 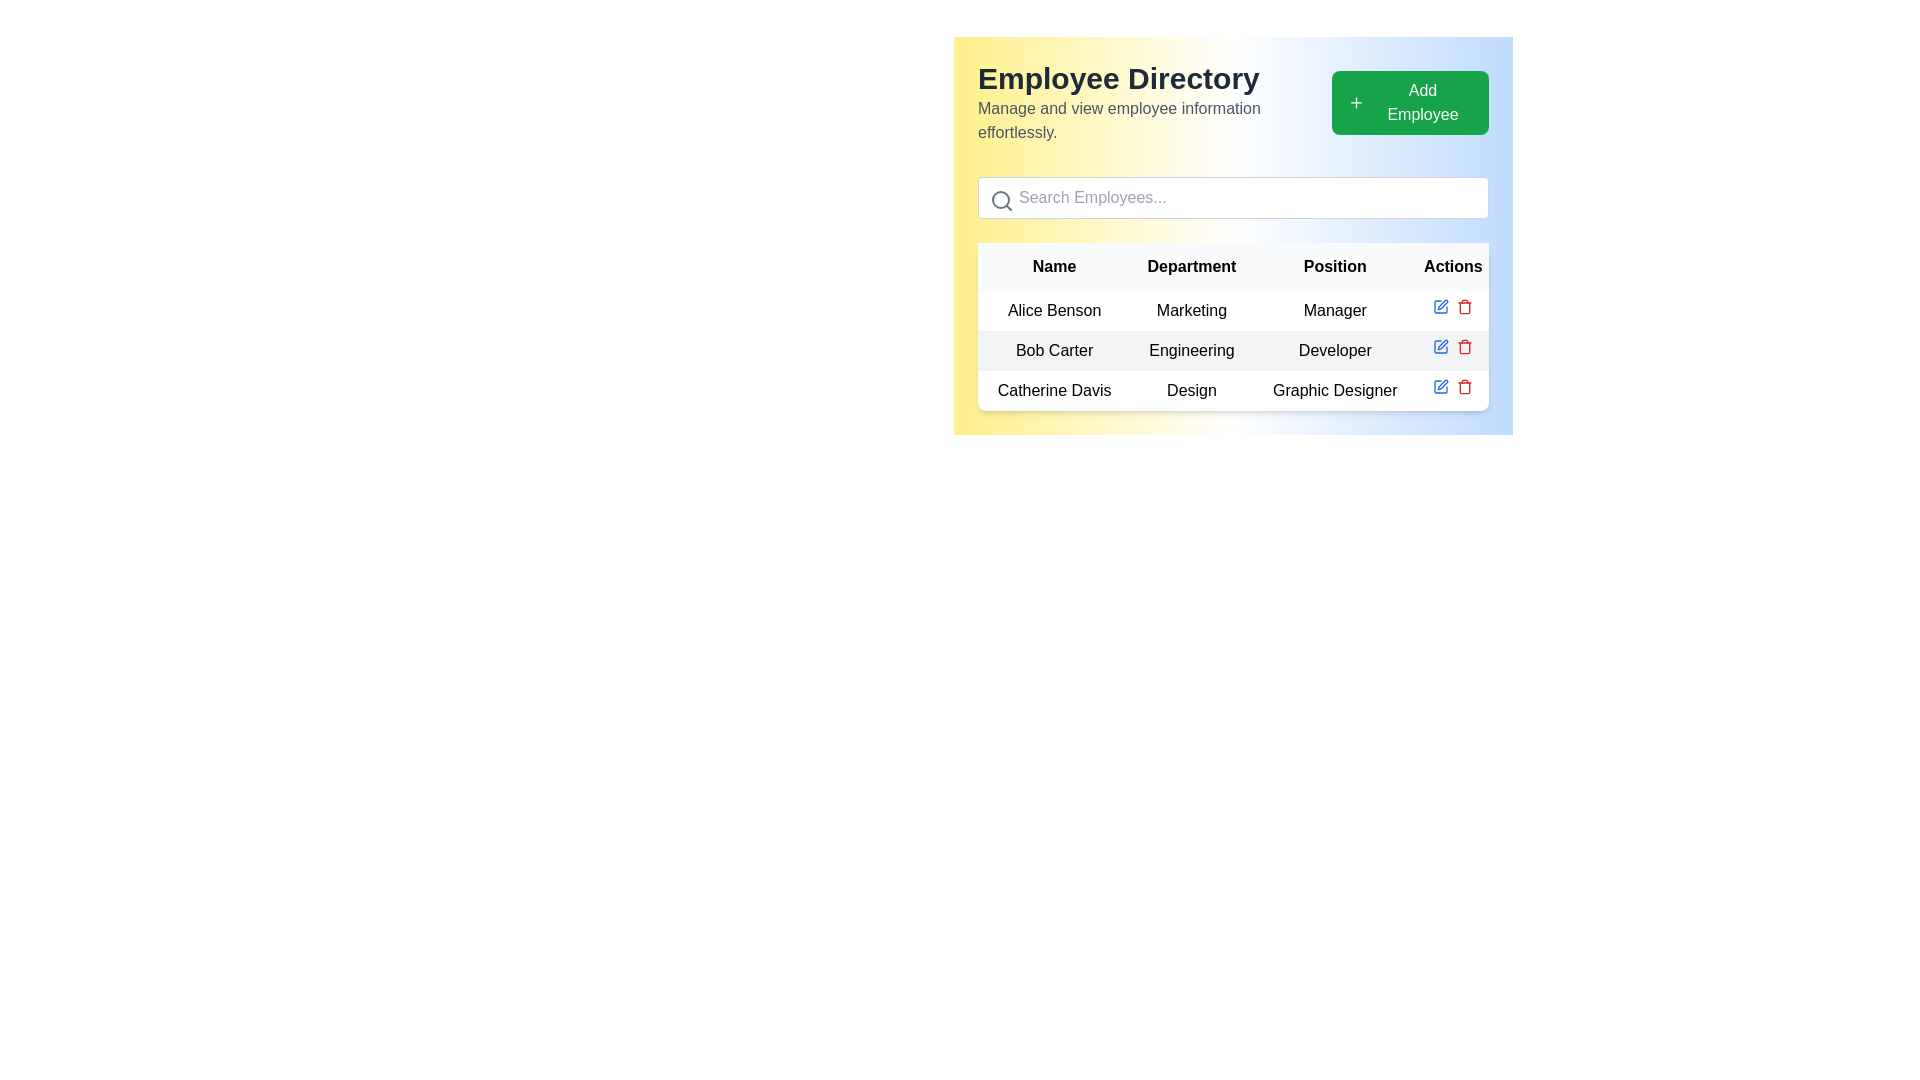 I want to click on the green rectangular button labeled 'Add Employee' with a white plus symbol, so click(x=1409, y=103).